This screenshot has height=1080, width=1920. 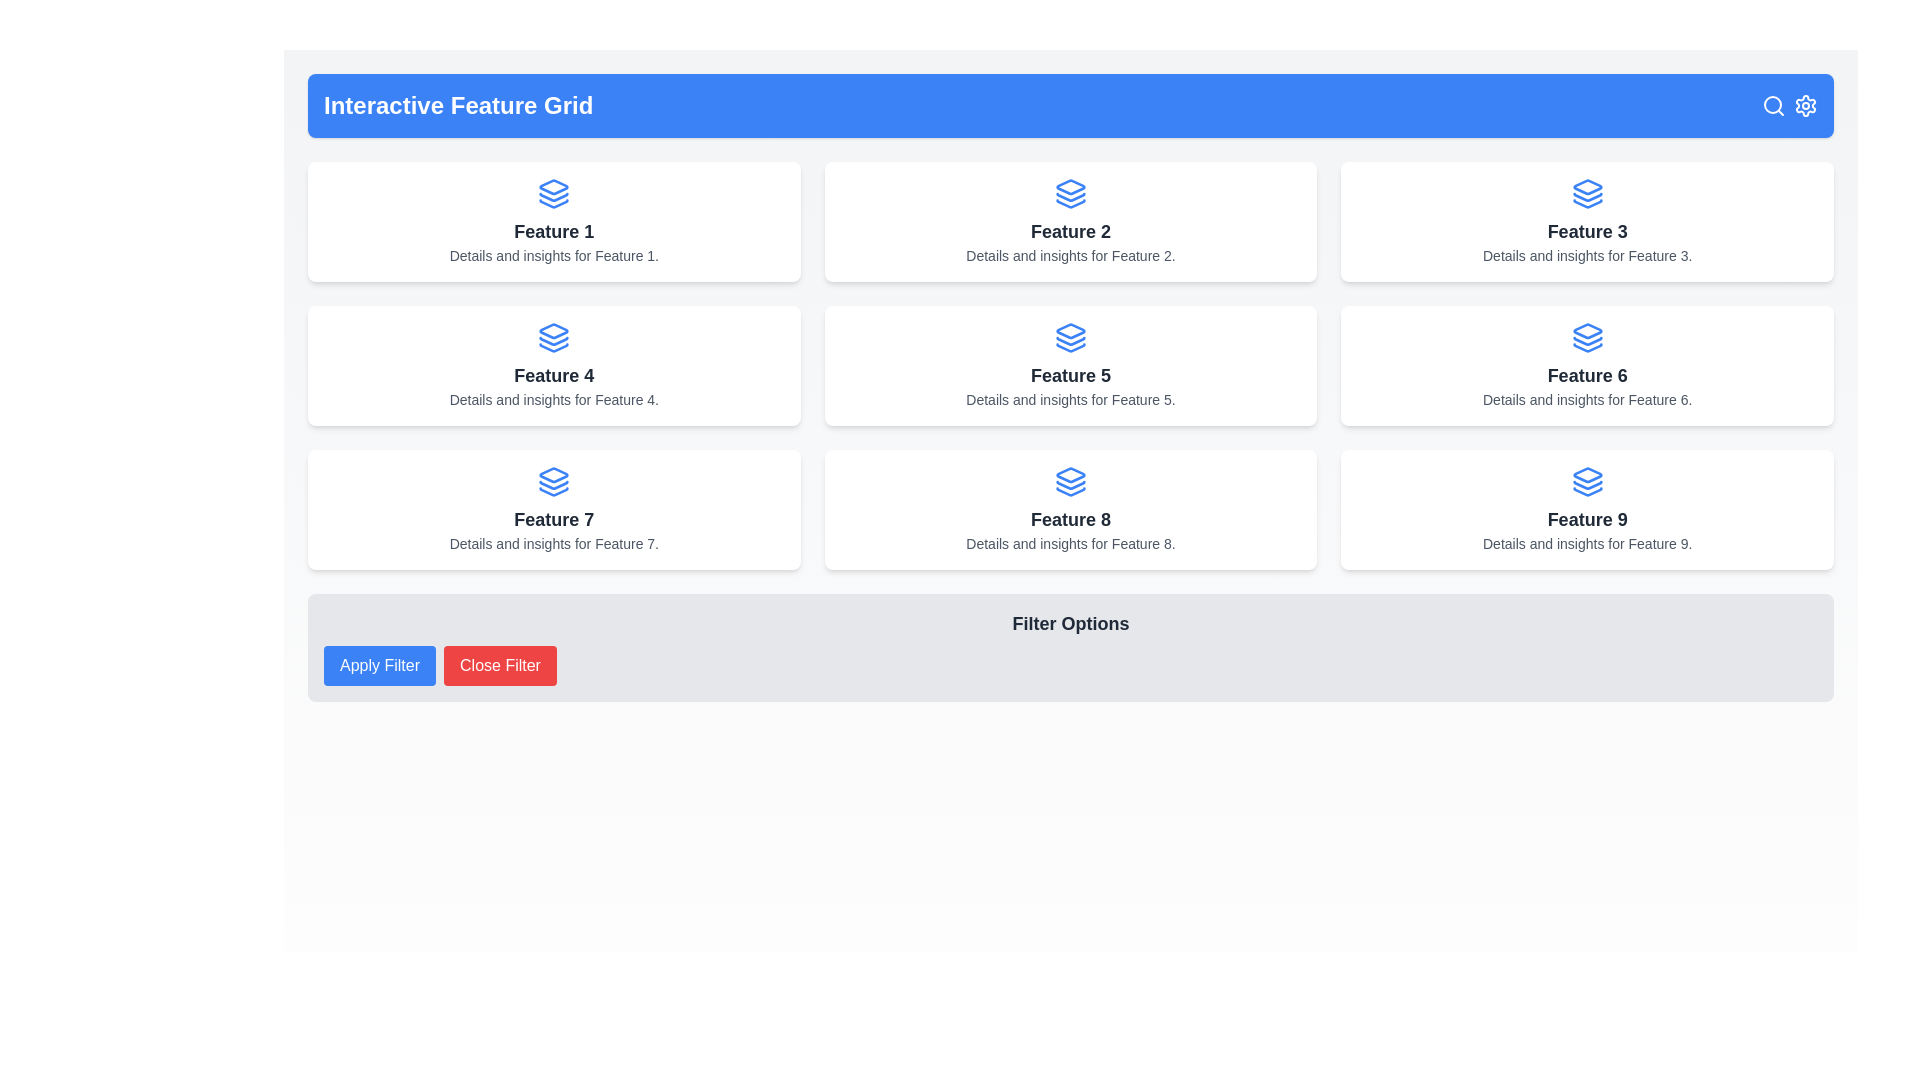 What do you see at coordinates (1069, 400) in the screenshot?
I see `the static text that reads 'Details and insights for Feature 5.' located in the second row and second column of the grid layout, positioned below the title and icon within the card labeled 'Feature 5'` at bounding box center [1069, 400].